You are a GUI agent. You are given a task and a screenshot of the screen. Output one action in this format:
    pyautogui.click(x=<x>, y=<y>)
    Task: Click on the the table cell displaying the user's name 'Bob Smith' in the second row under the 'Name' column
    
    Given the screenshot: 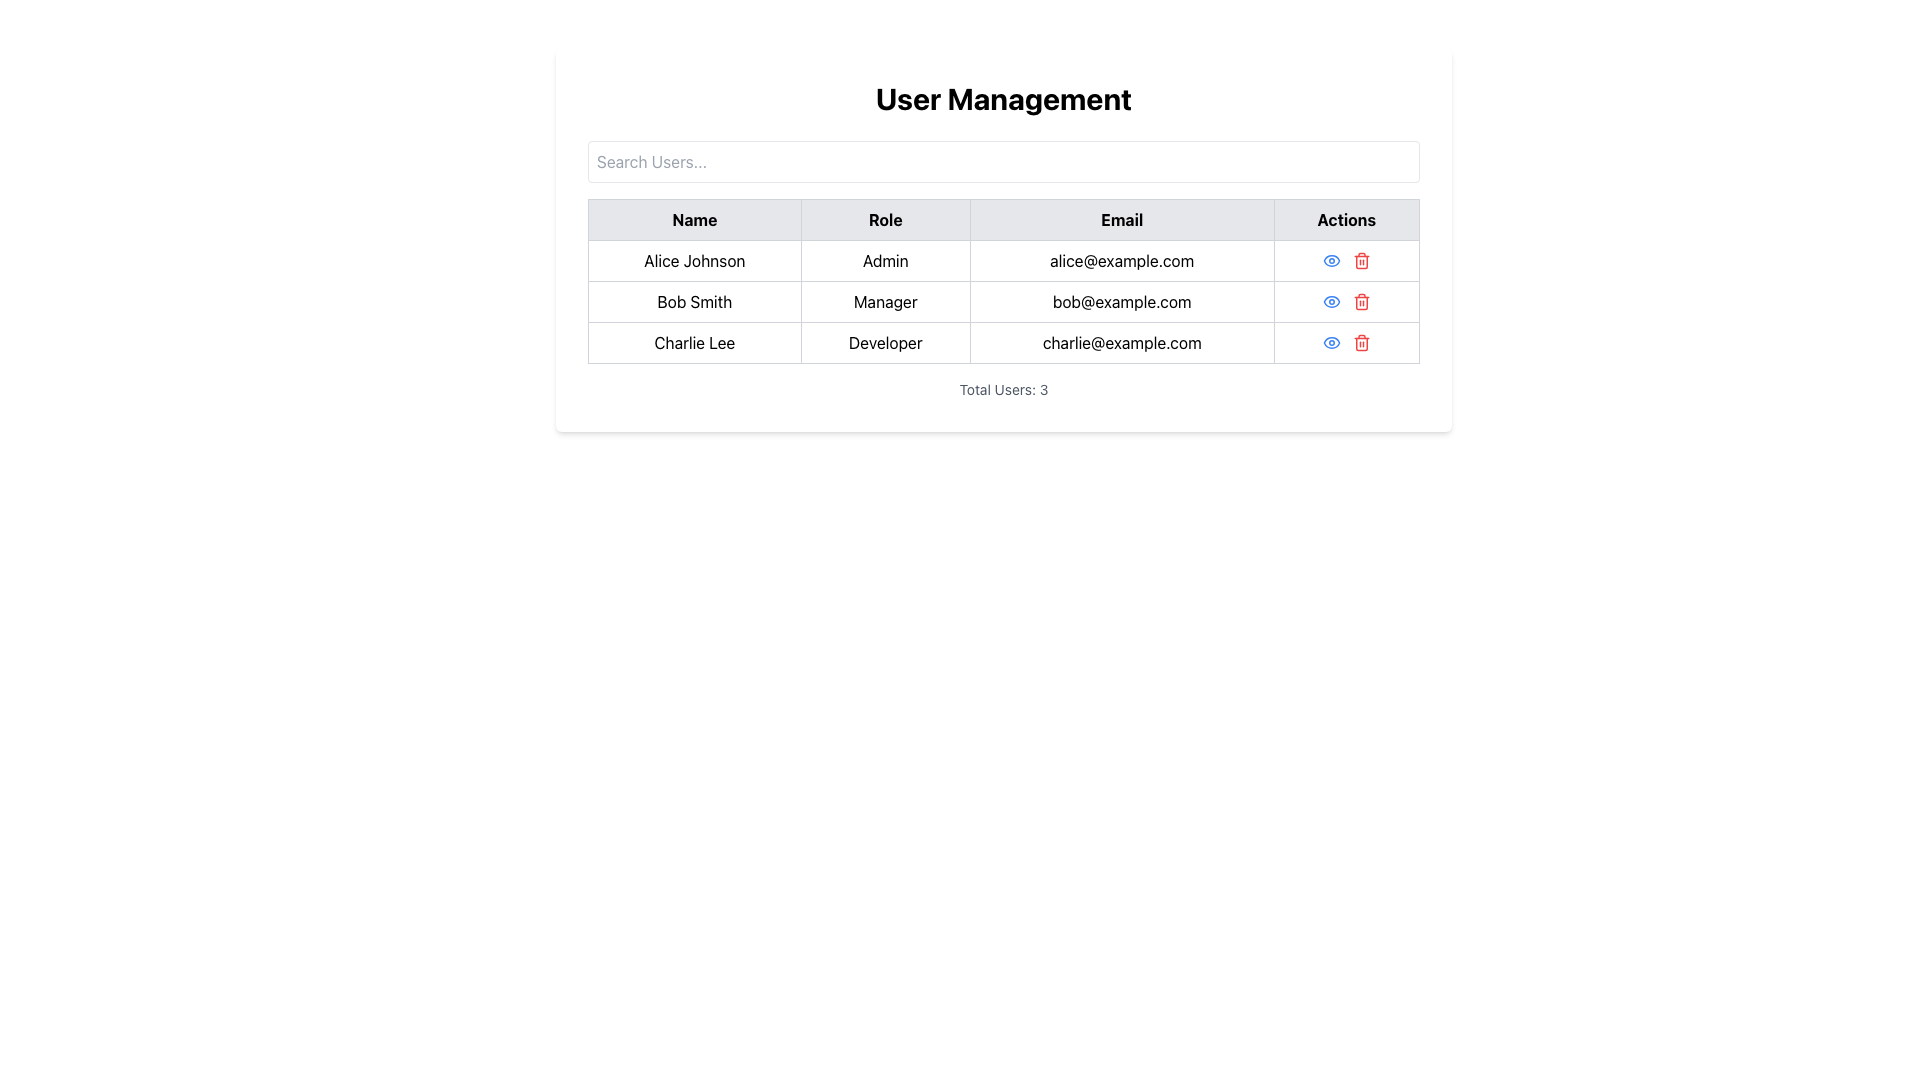 What is the action you would take?
    pyautogui.click(x=694, y=301)
    